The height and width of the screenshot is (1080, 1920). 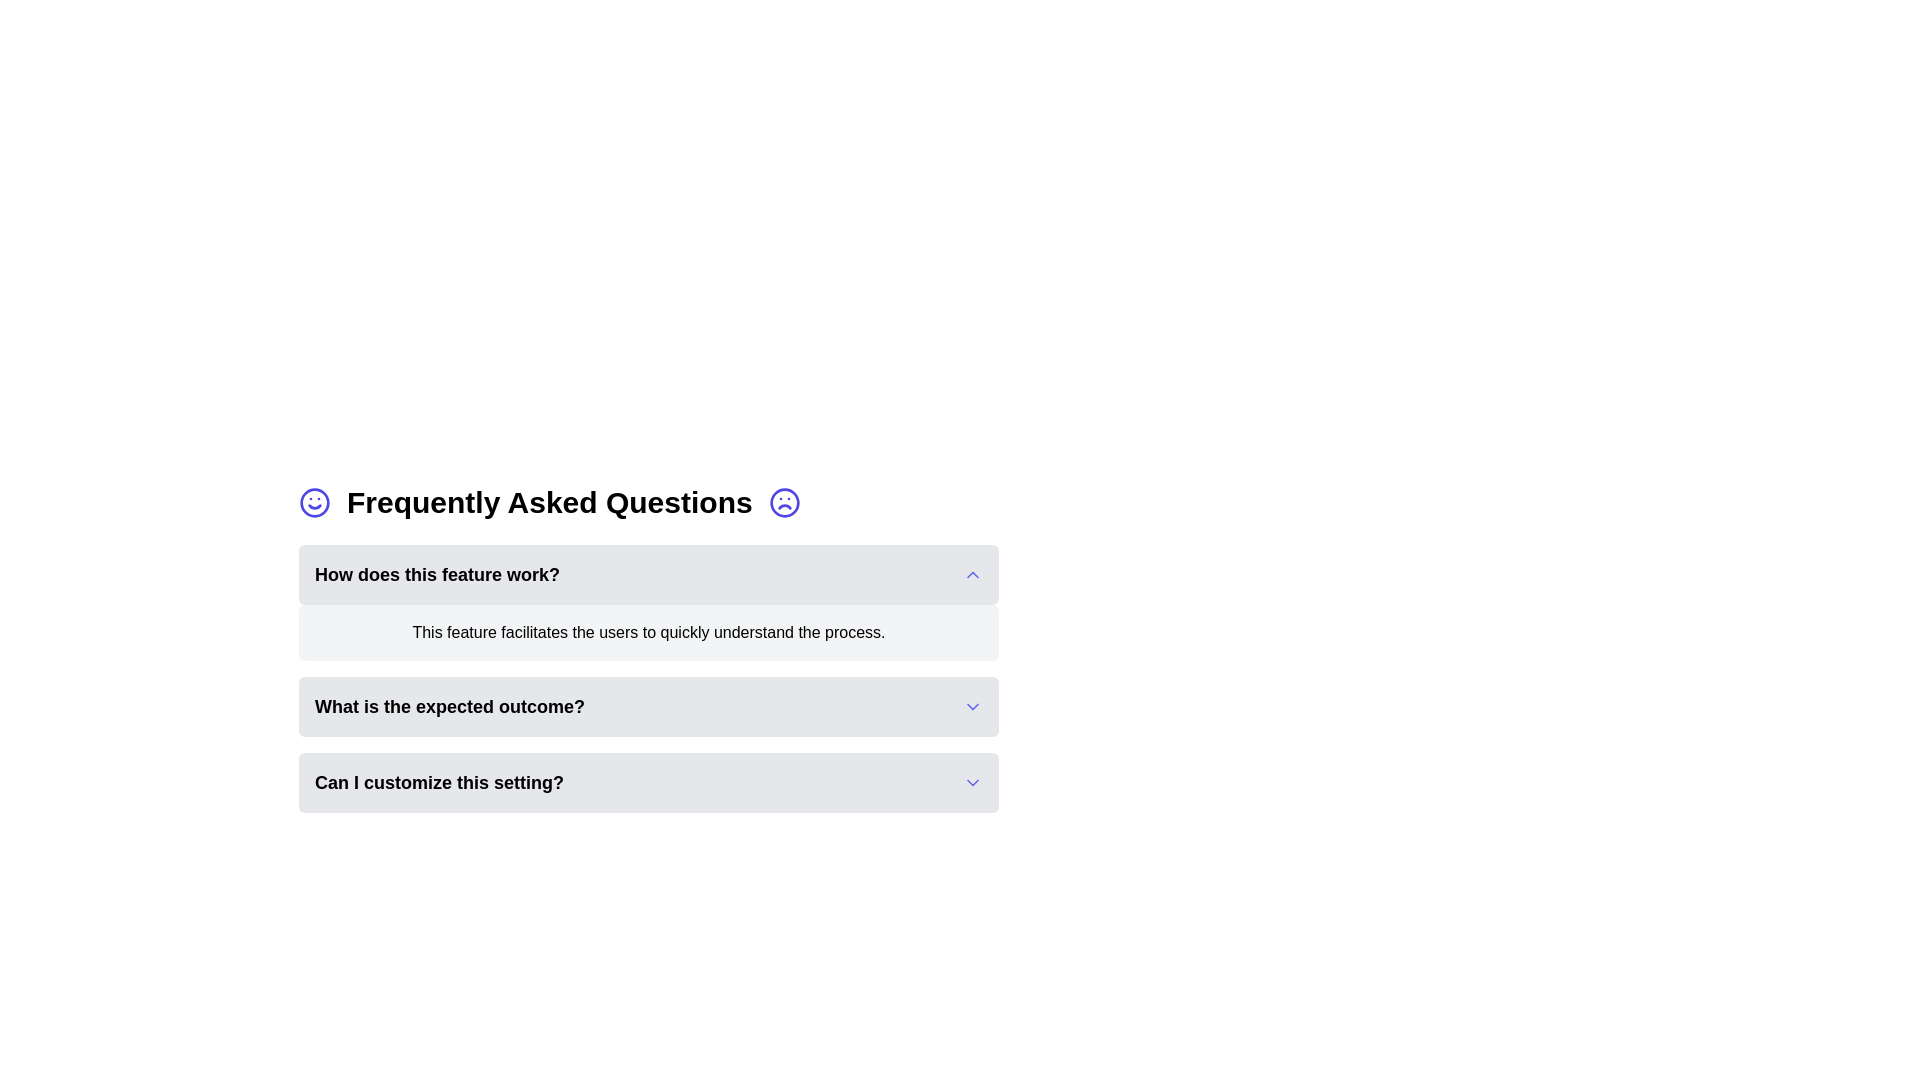 What do you see at coordinates (783, 501) in the screenshot?
I see `the sad expression icon located to the right of the 'Frequently Asked Questions' text, which is the second icon in a horizontal arrangement` at bounding box center [783, 501].